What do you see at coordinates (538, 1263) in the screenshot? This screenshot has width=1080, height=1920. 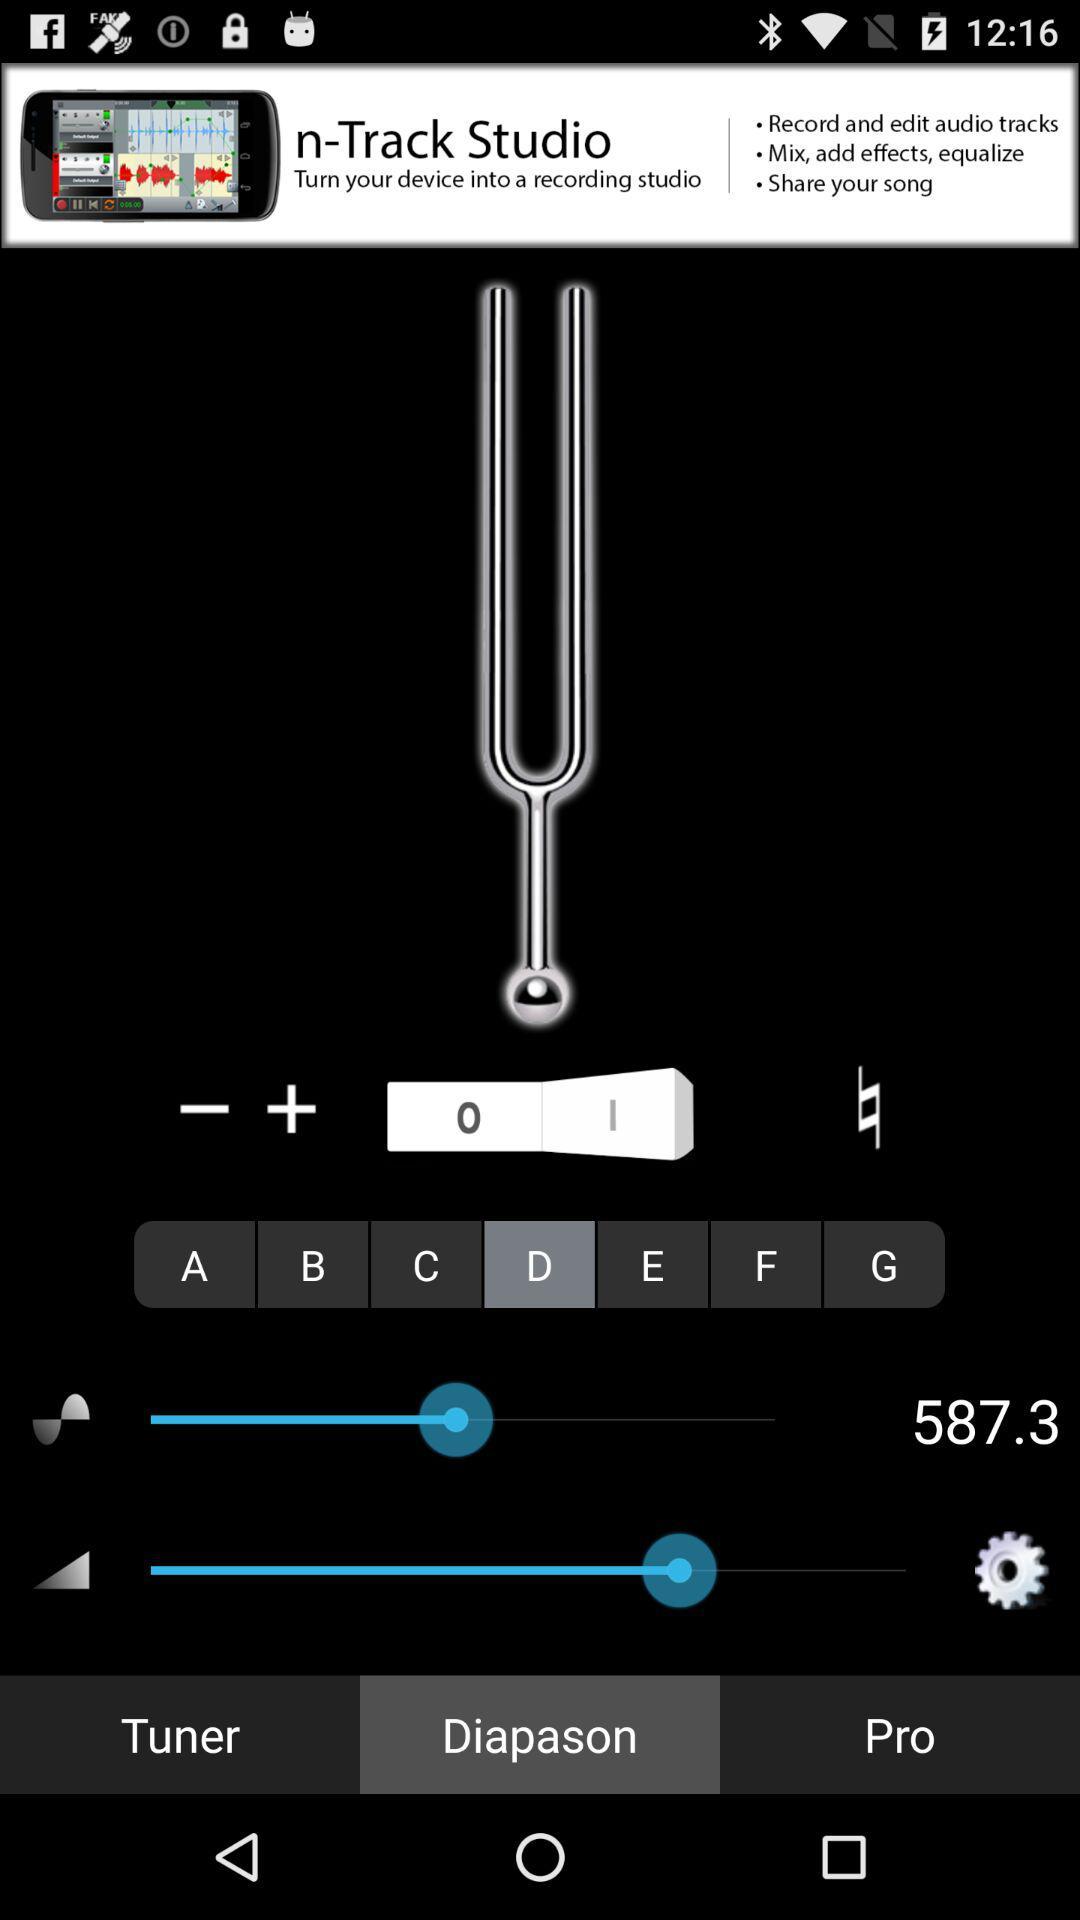 I see `the item to the right of c item` at bounding box center [538, 1263].